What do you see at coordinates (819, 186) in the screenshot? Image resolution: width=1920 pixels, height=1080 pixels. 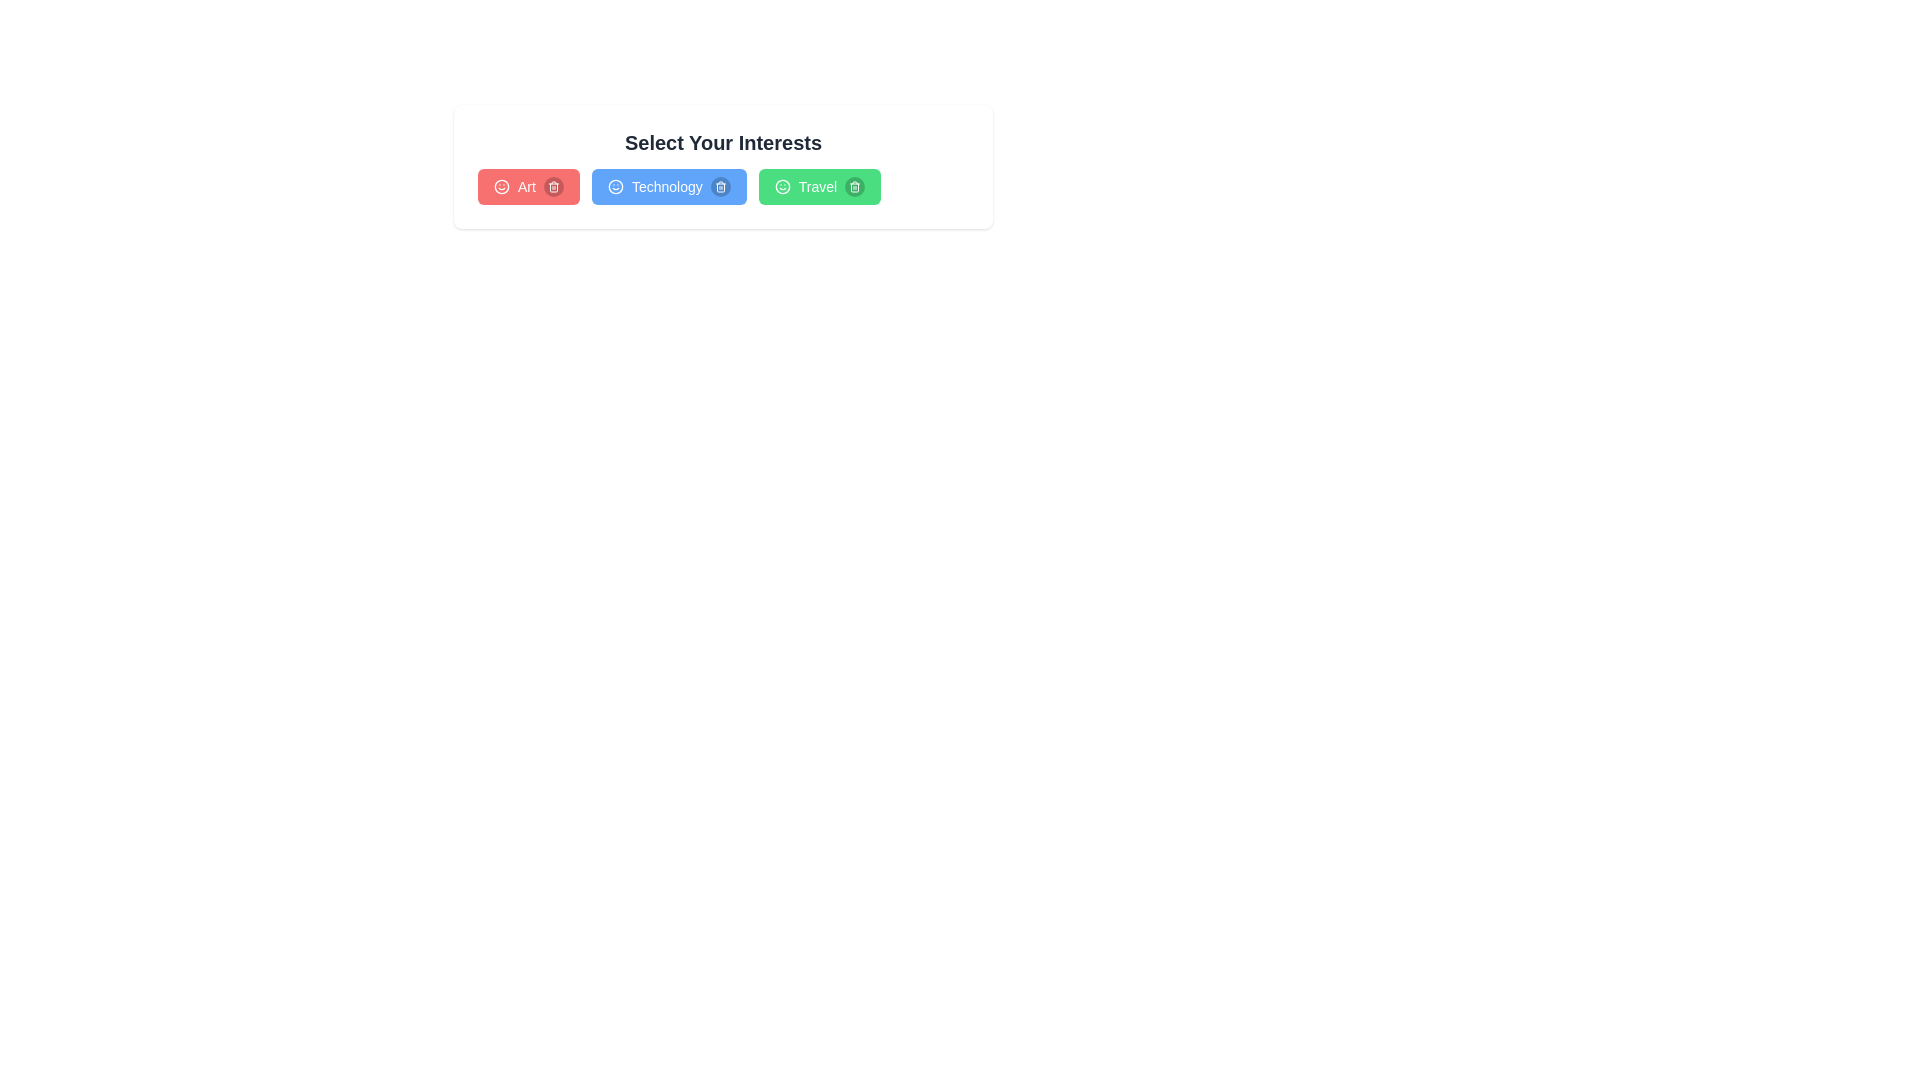 I see `the button corresponding to Travel to select it` at bounding box center [819, 186].